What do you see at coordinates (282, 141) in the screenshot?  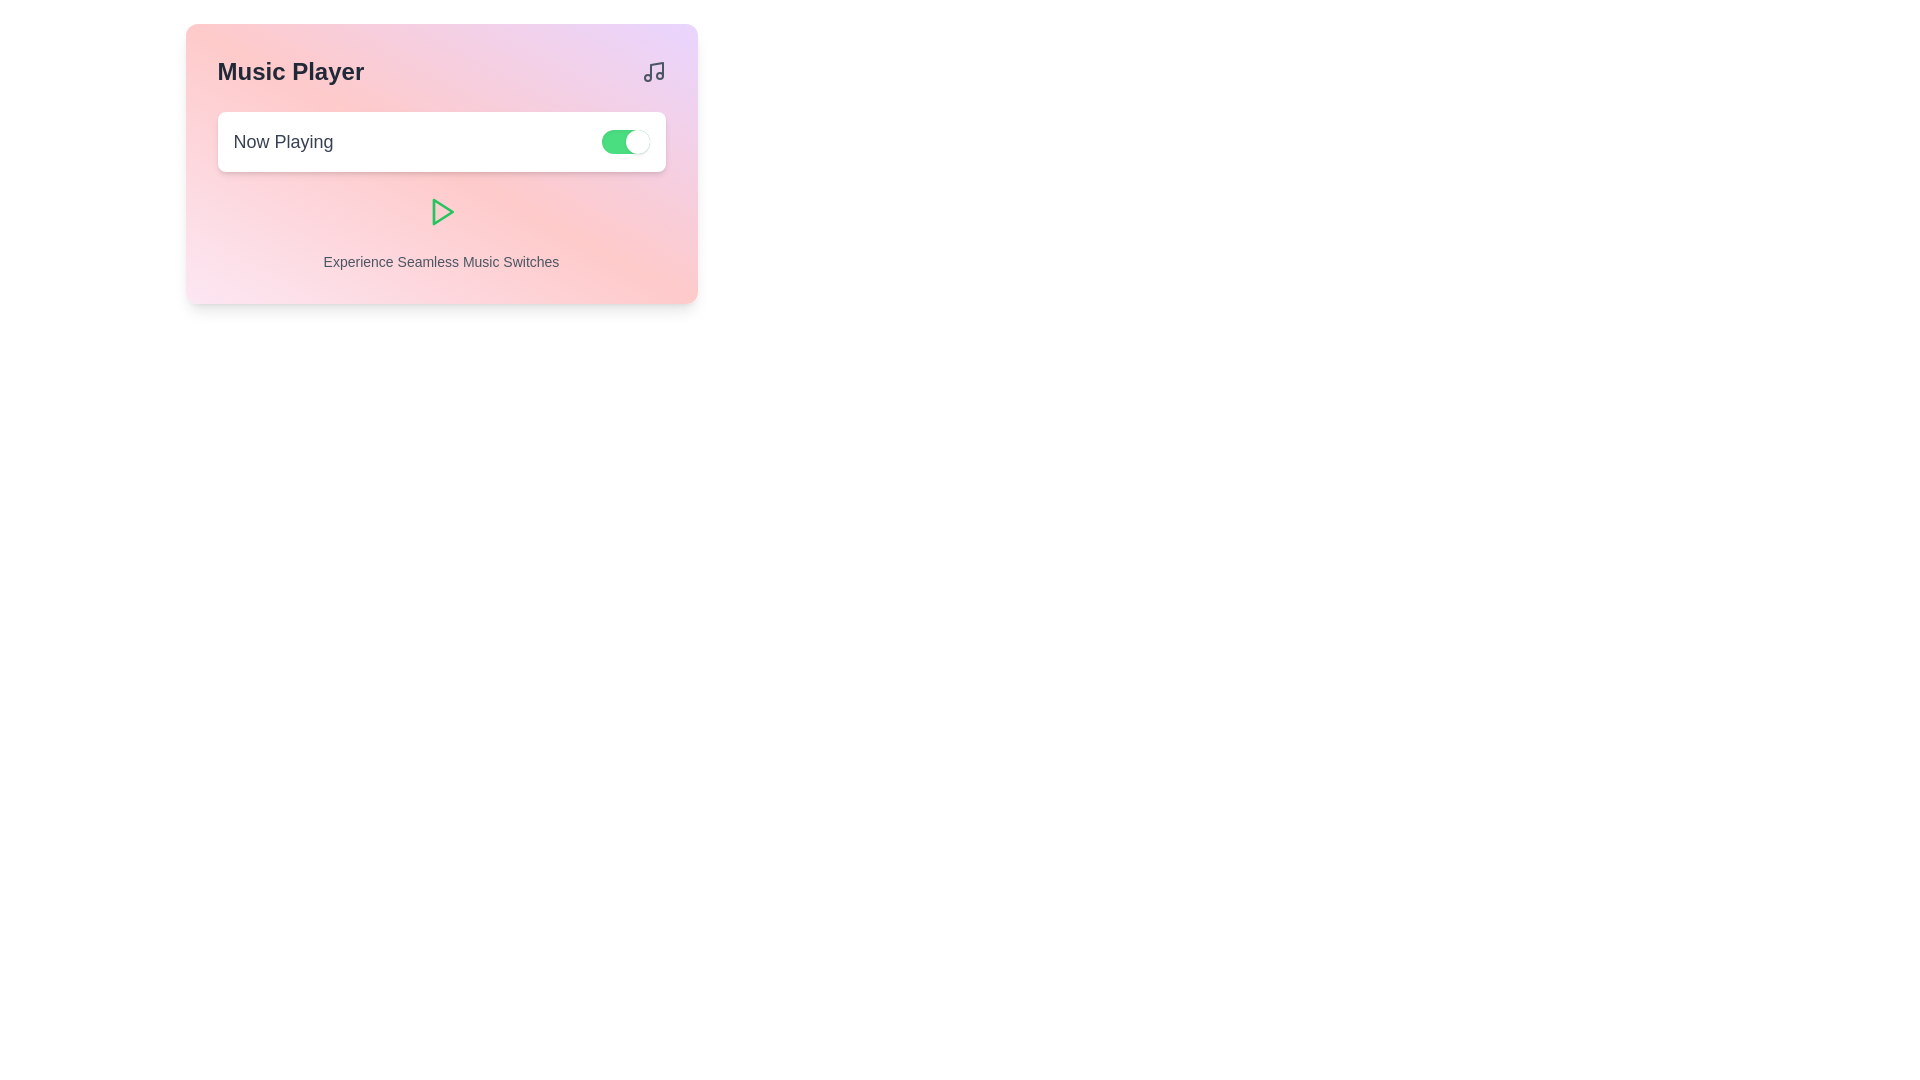 I see `the text label indicating the current status in the music player, positioned inside a rectangular card interface on the left side adjacent to a toggle switch` at bounding box center [282, 141].